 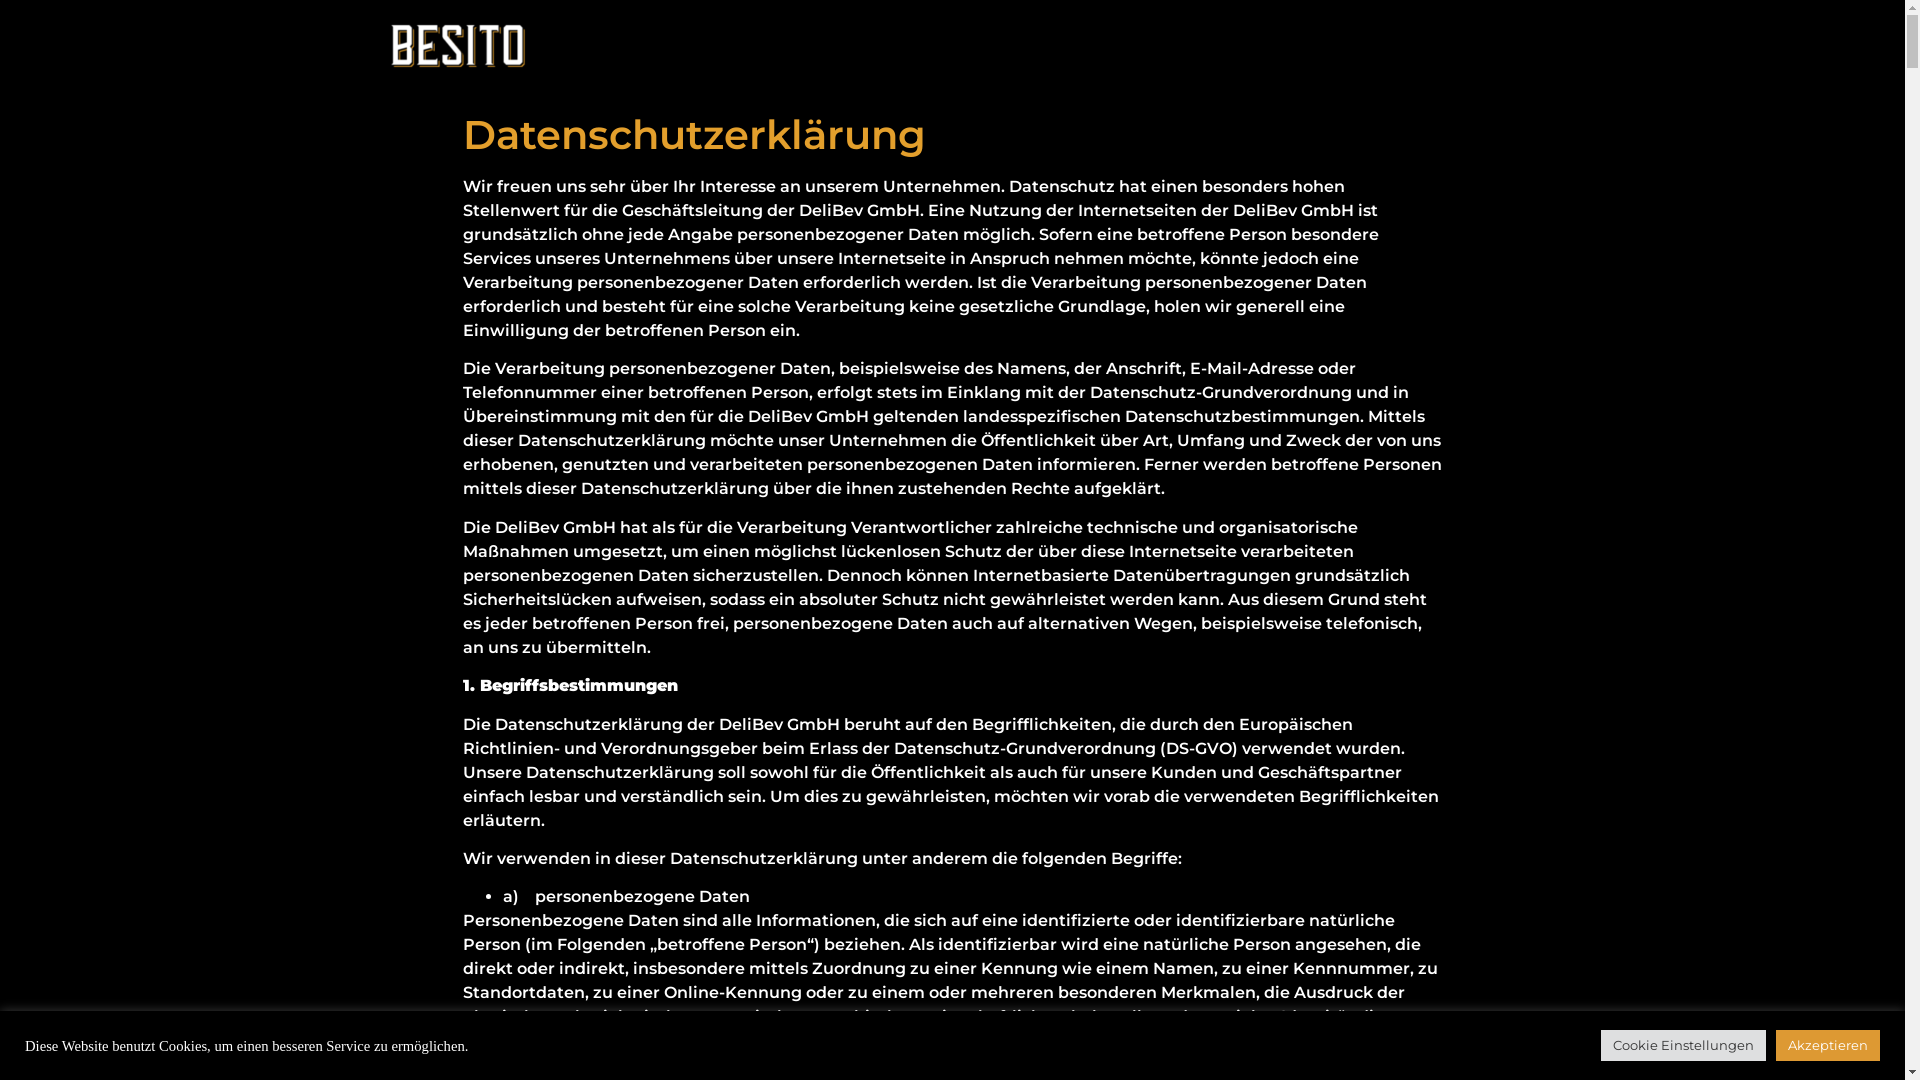 I want to click on 'Akzeptieren', so click(x=1776, y=1044).